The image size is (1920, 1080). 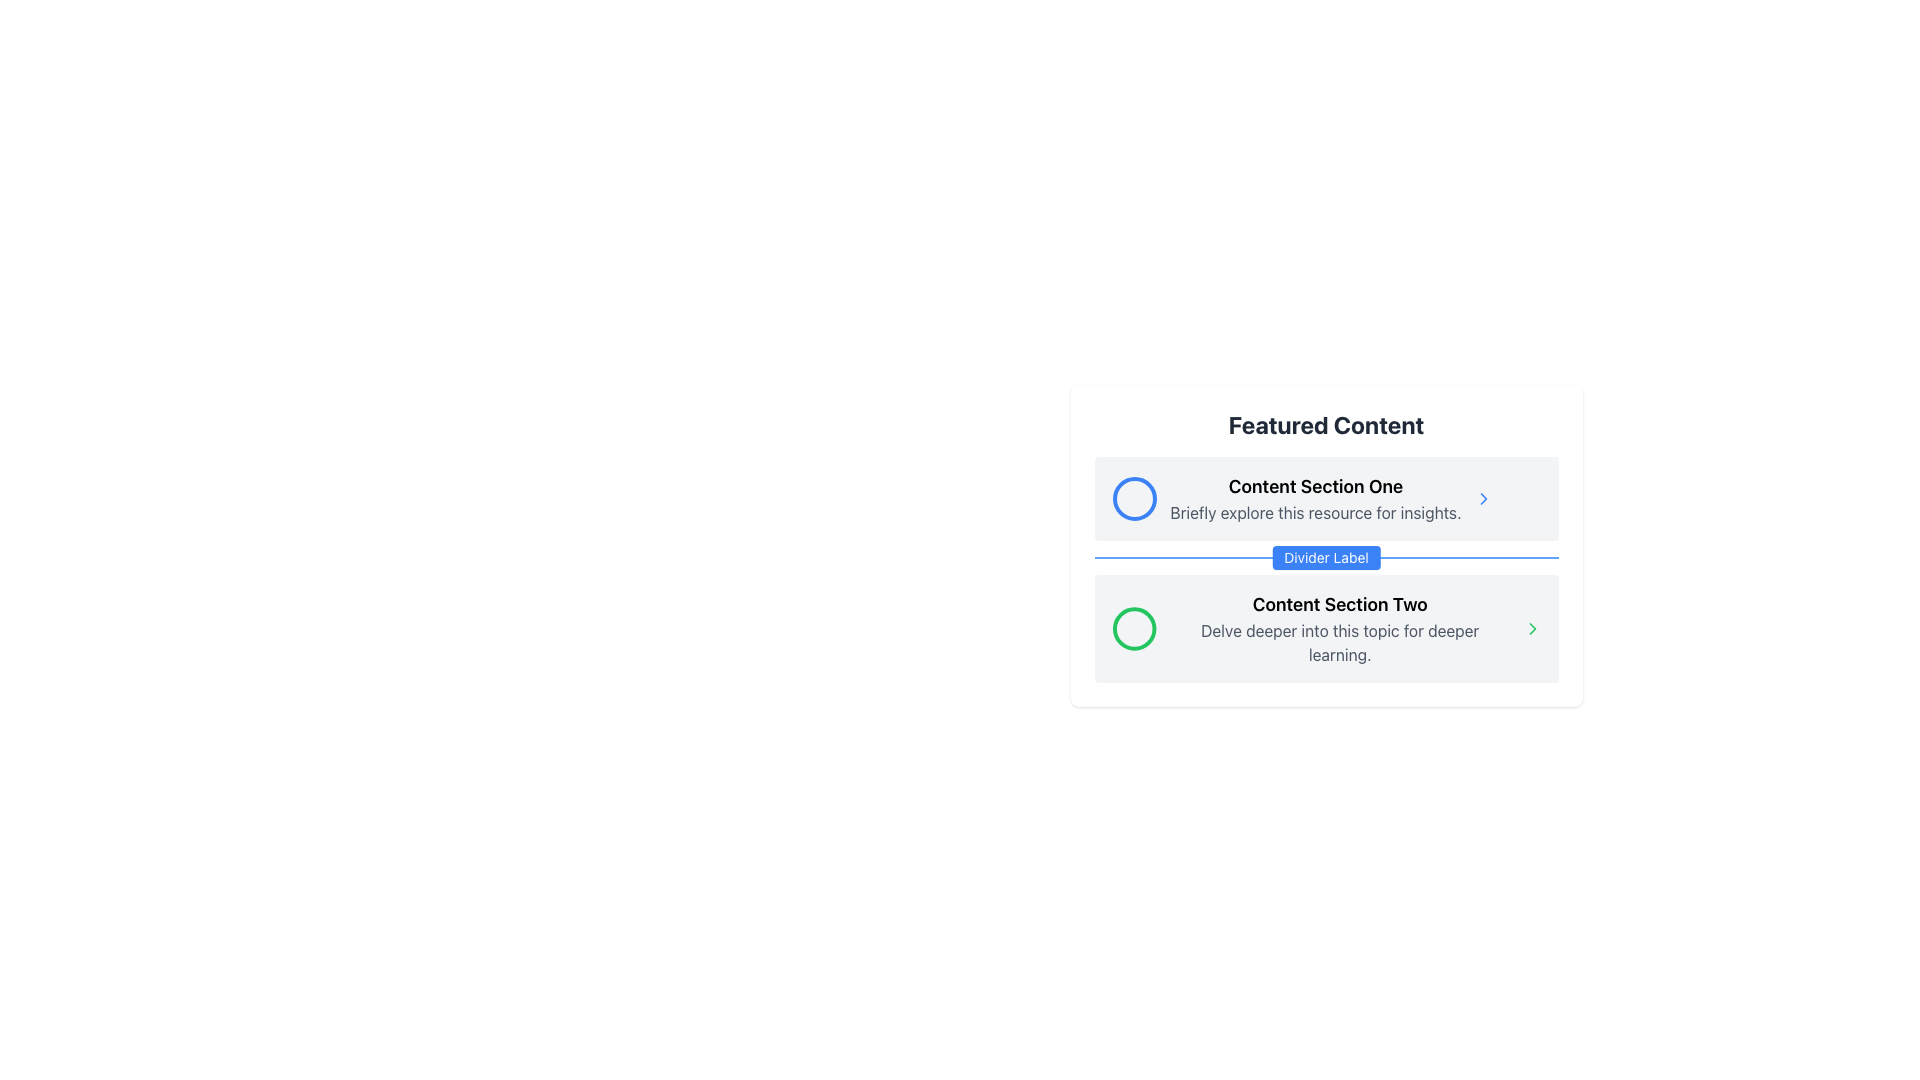 What do you see at coordinates (1315, 497) in the screenshot?
I see `the text block titled 'Content Section One' which contains a description 'Briefly explore this resource for insights', located within a light gray rounded background box` at bounding box center [1315, 497].